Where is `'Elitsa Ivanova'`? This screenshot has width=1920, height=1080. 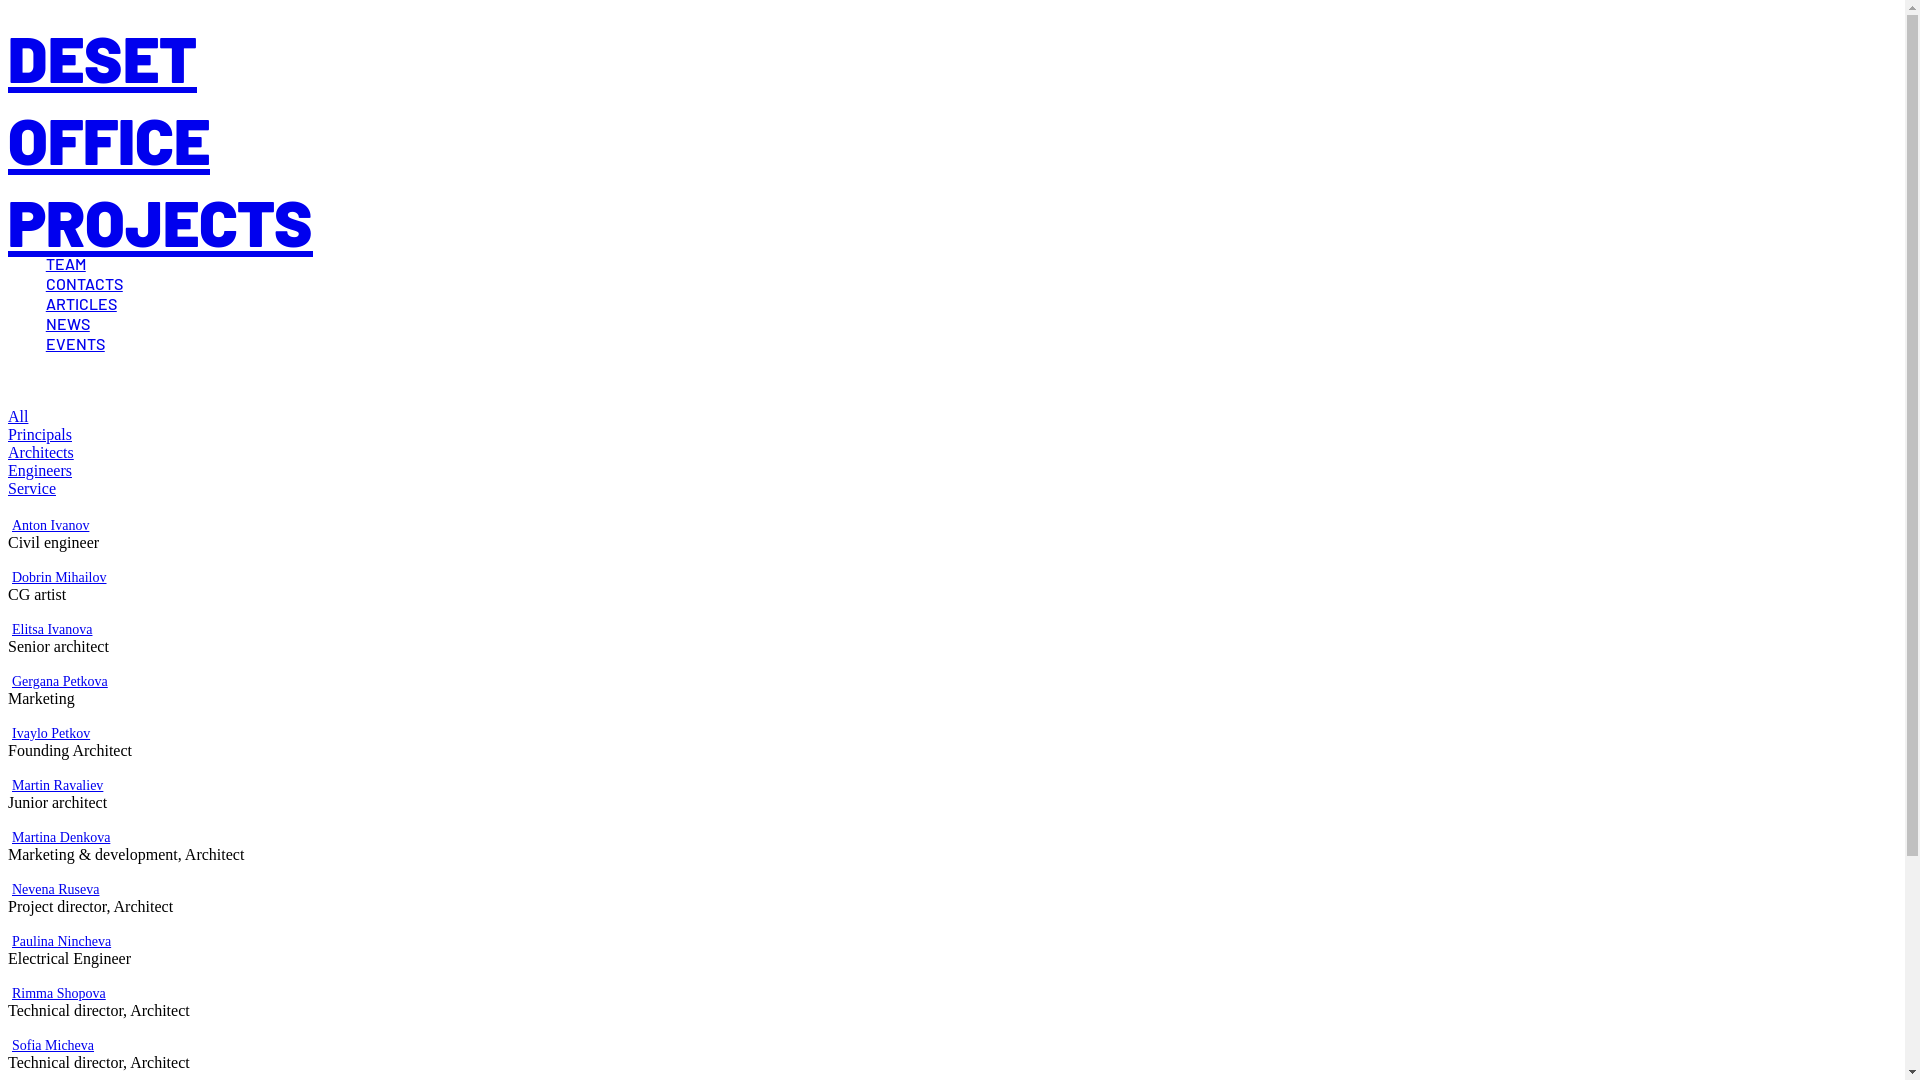 'Elitsa Ivanova' is located at coordinates (52, 628).